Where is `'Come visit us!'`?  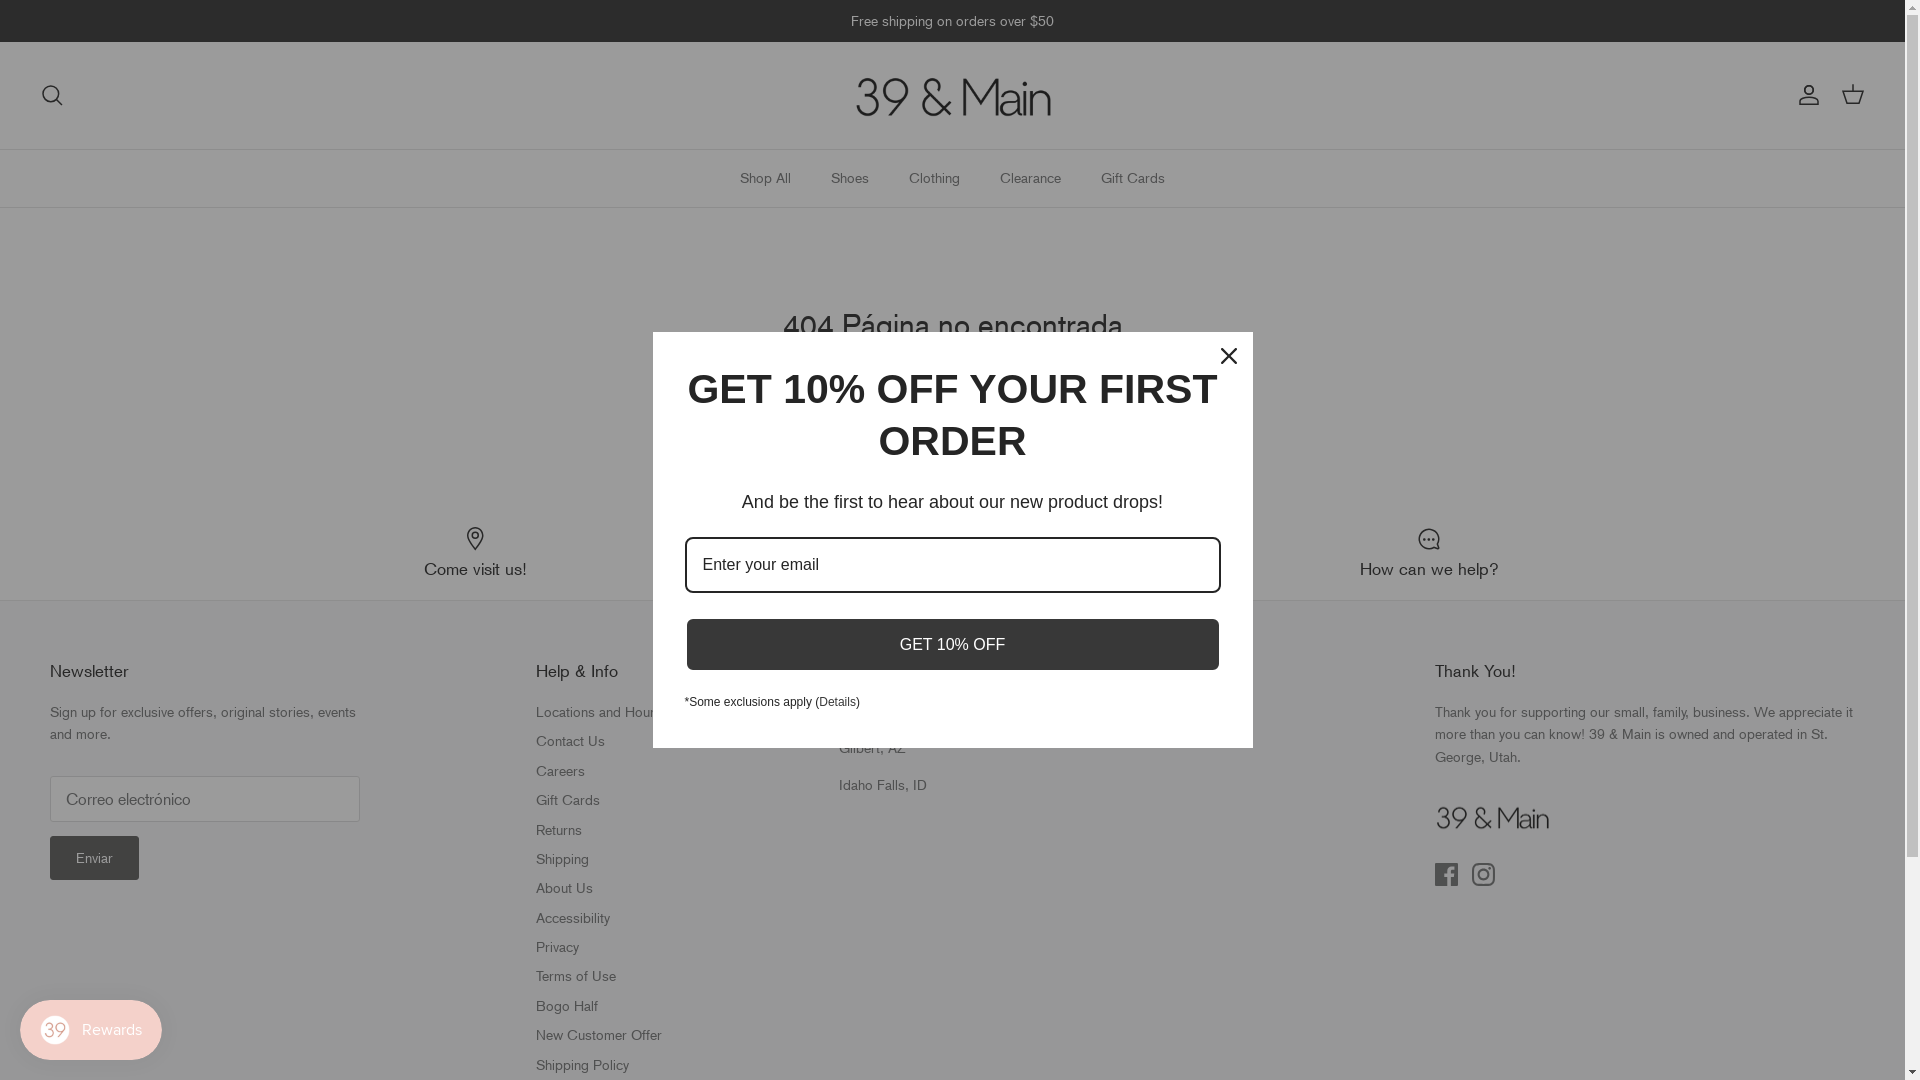 'Come visit us!' is located at coordinates (251, 552).